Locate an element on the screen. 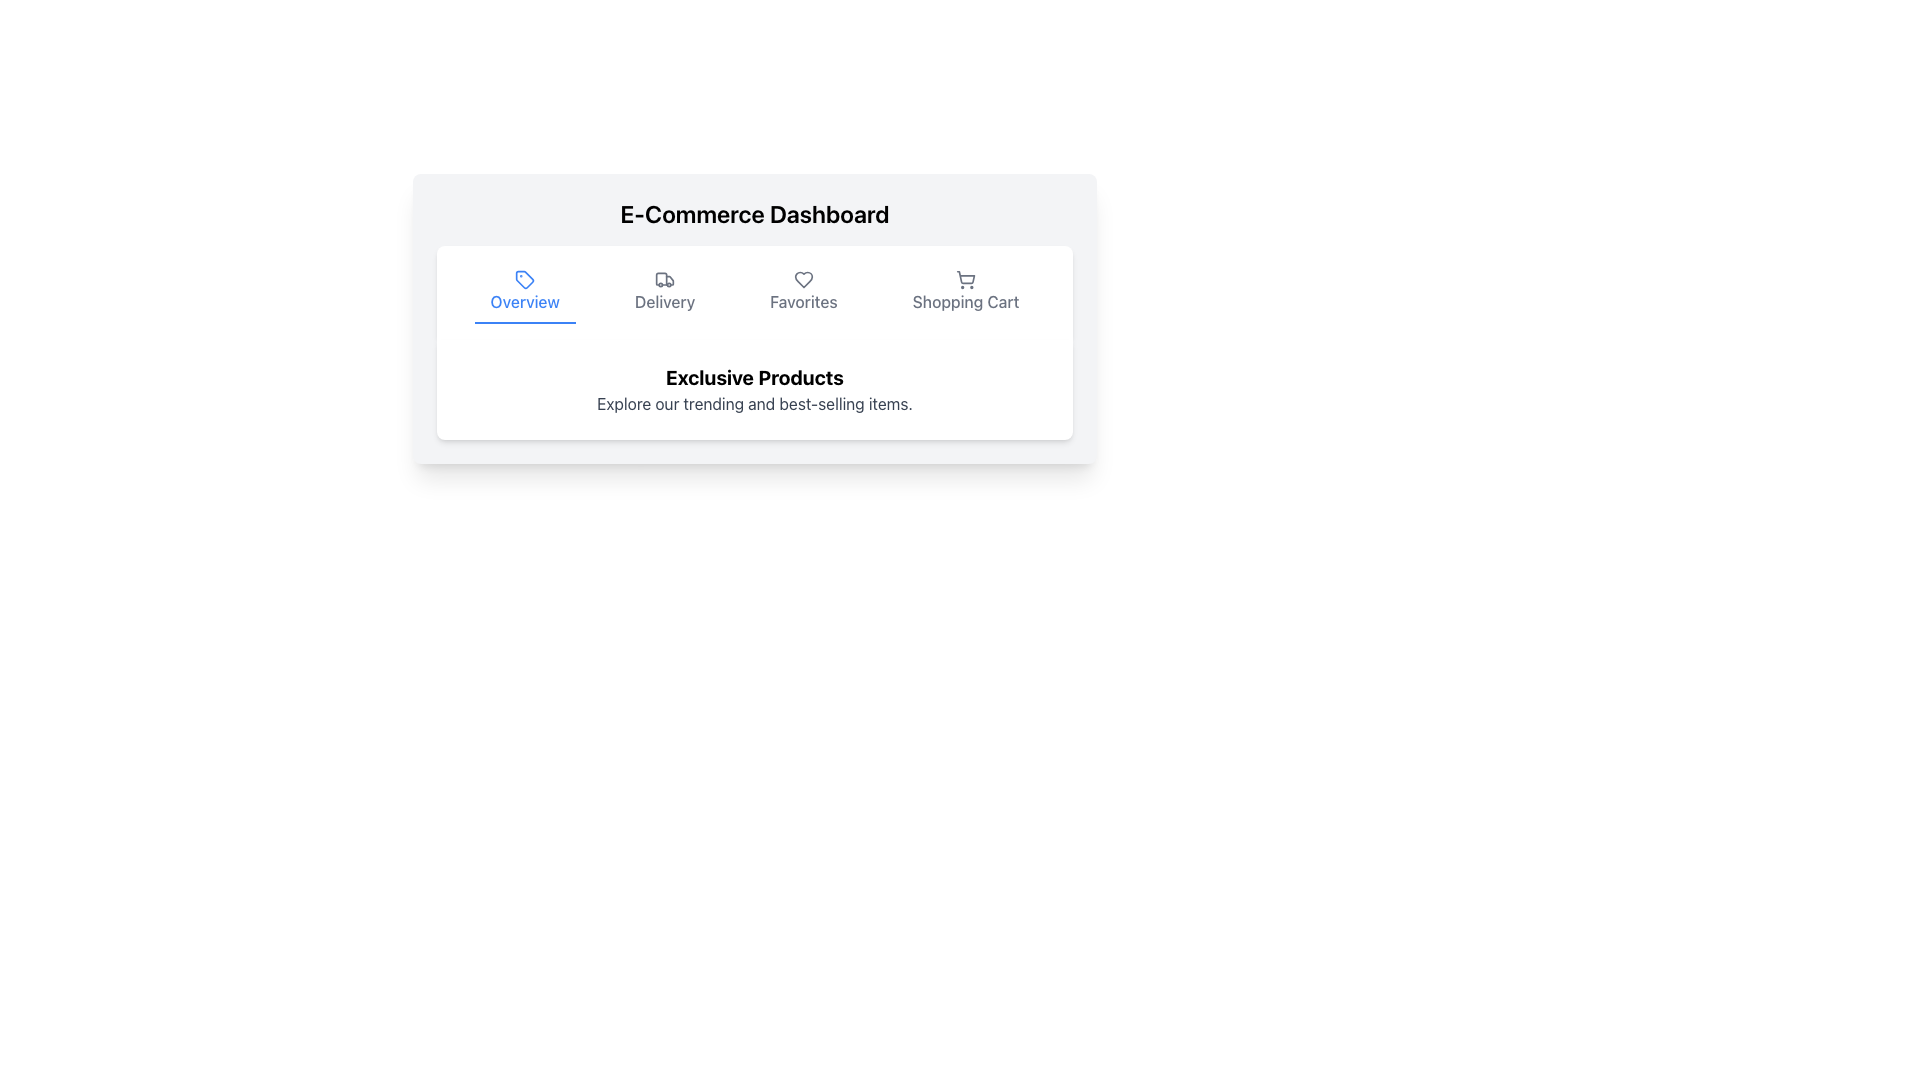  the navigation button labeled 'Favorites' located in the center of the horizontal navigation bar is located at coordinates (803, 293).